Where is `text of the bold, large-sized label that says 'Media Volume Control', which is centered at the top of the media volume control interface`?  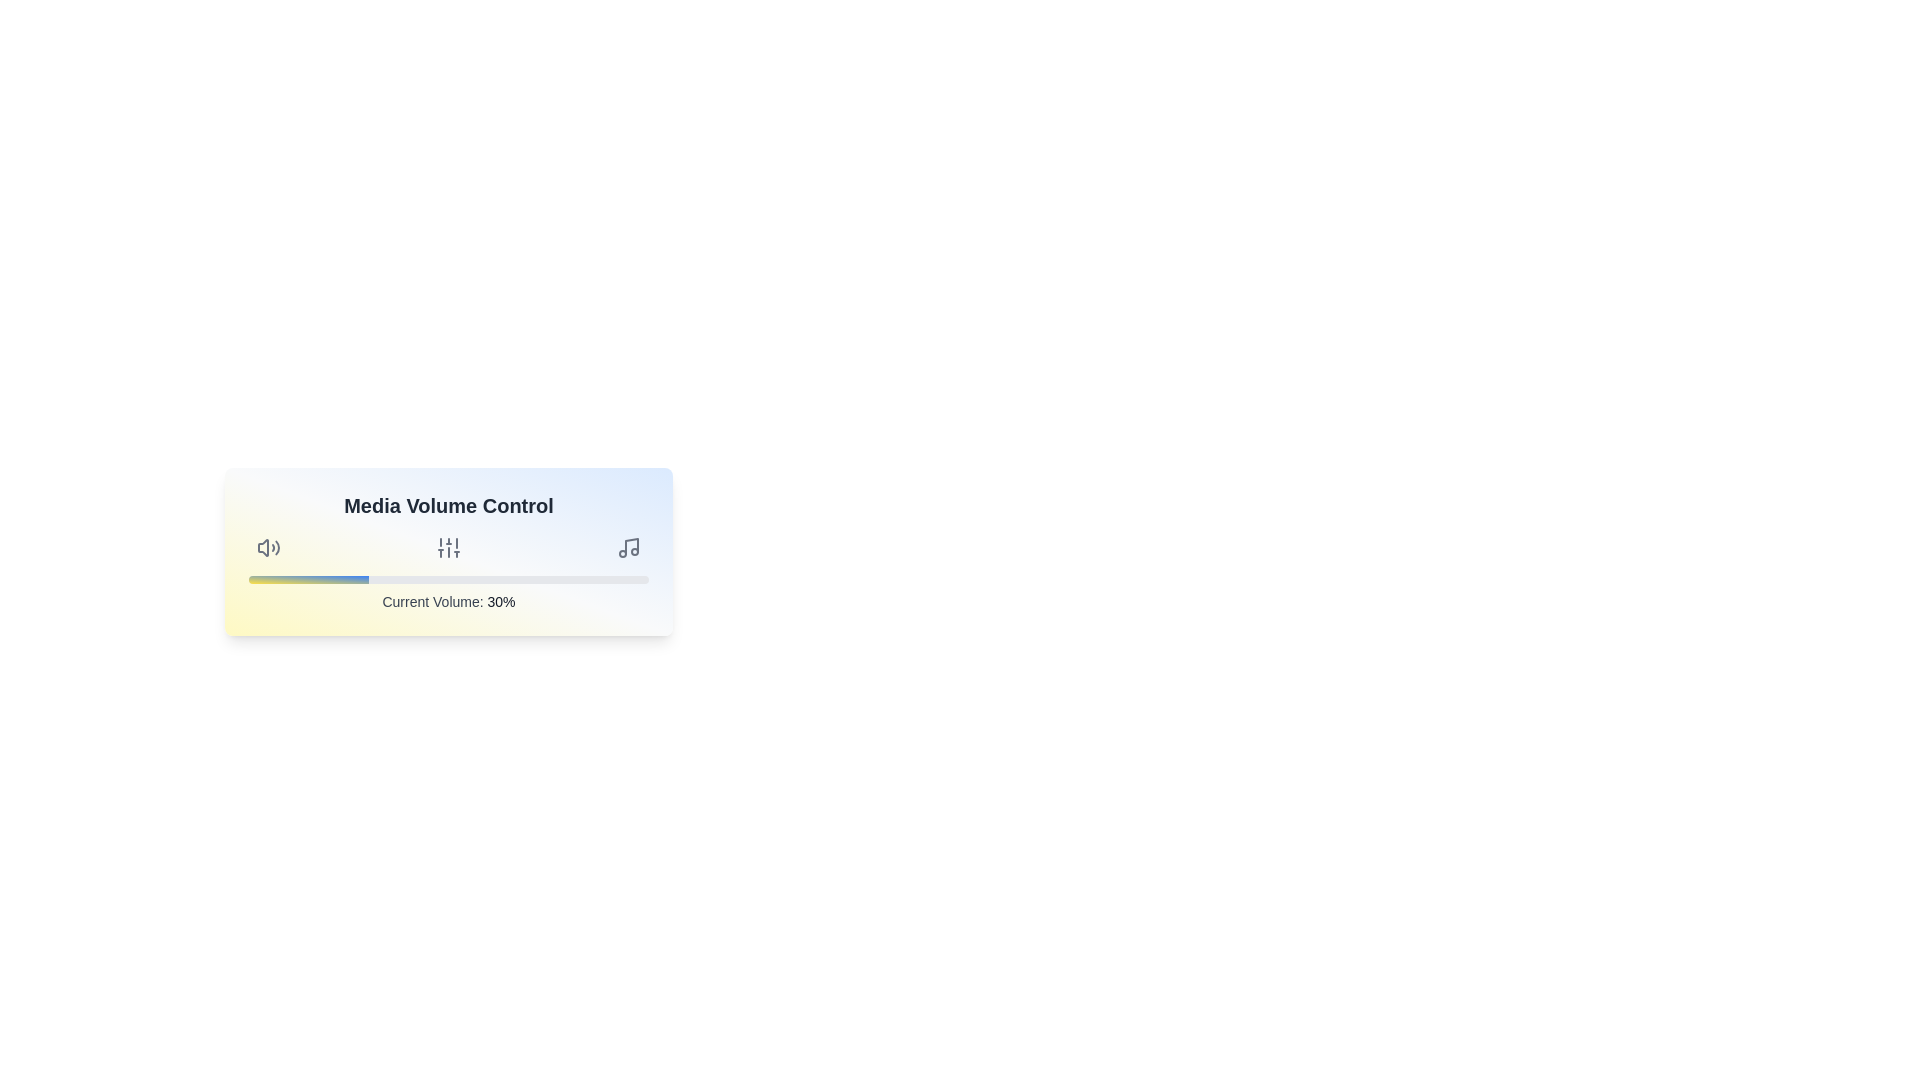
text of the bold, large-sized label that says 'Media Volume Control', which is centered at the top of the media volume control interface is located at coordinates (448, 504).